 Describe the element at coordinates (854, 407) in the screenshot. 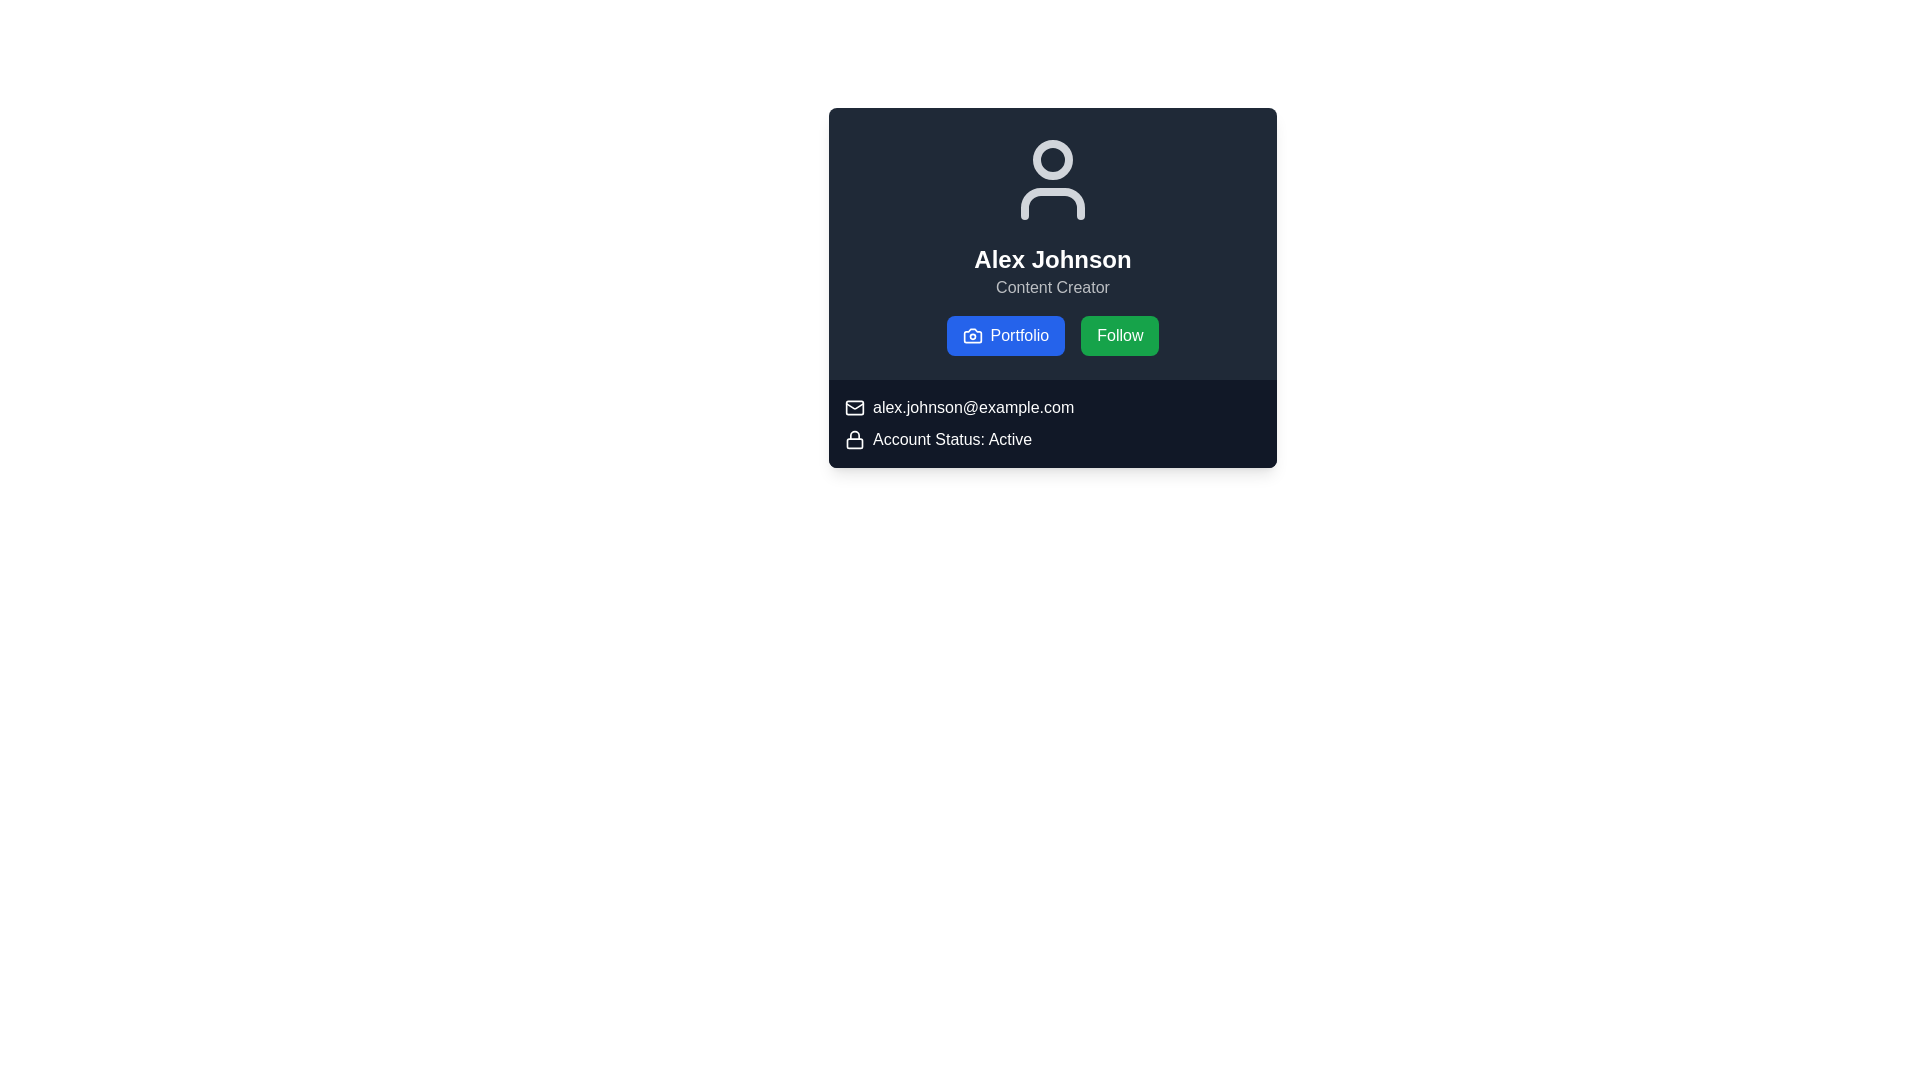

I see `the mail icon represented by a simplistic envelope outline, which is located to the left of the email address 'alex.johnson@example.com' in the bottom-left portion of the card component for Alex Johnson` at that location.